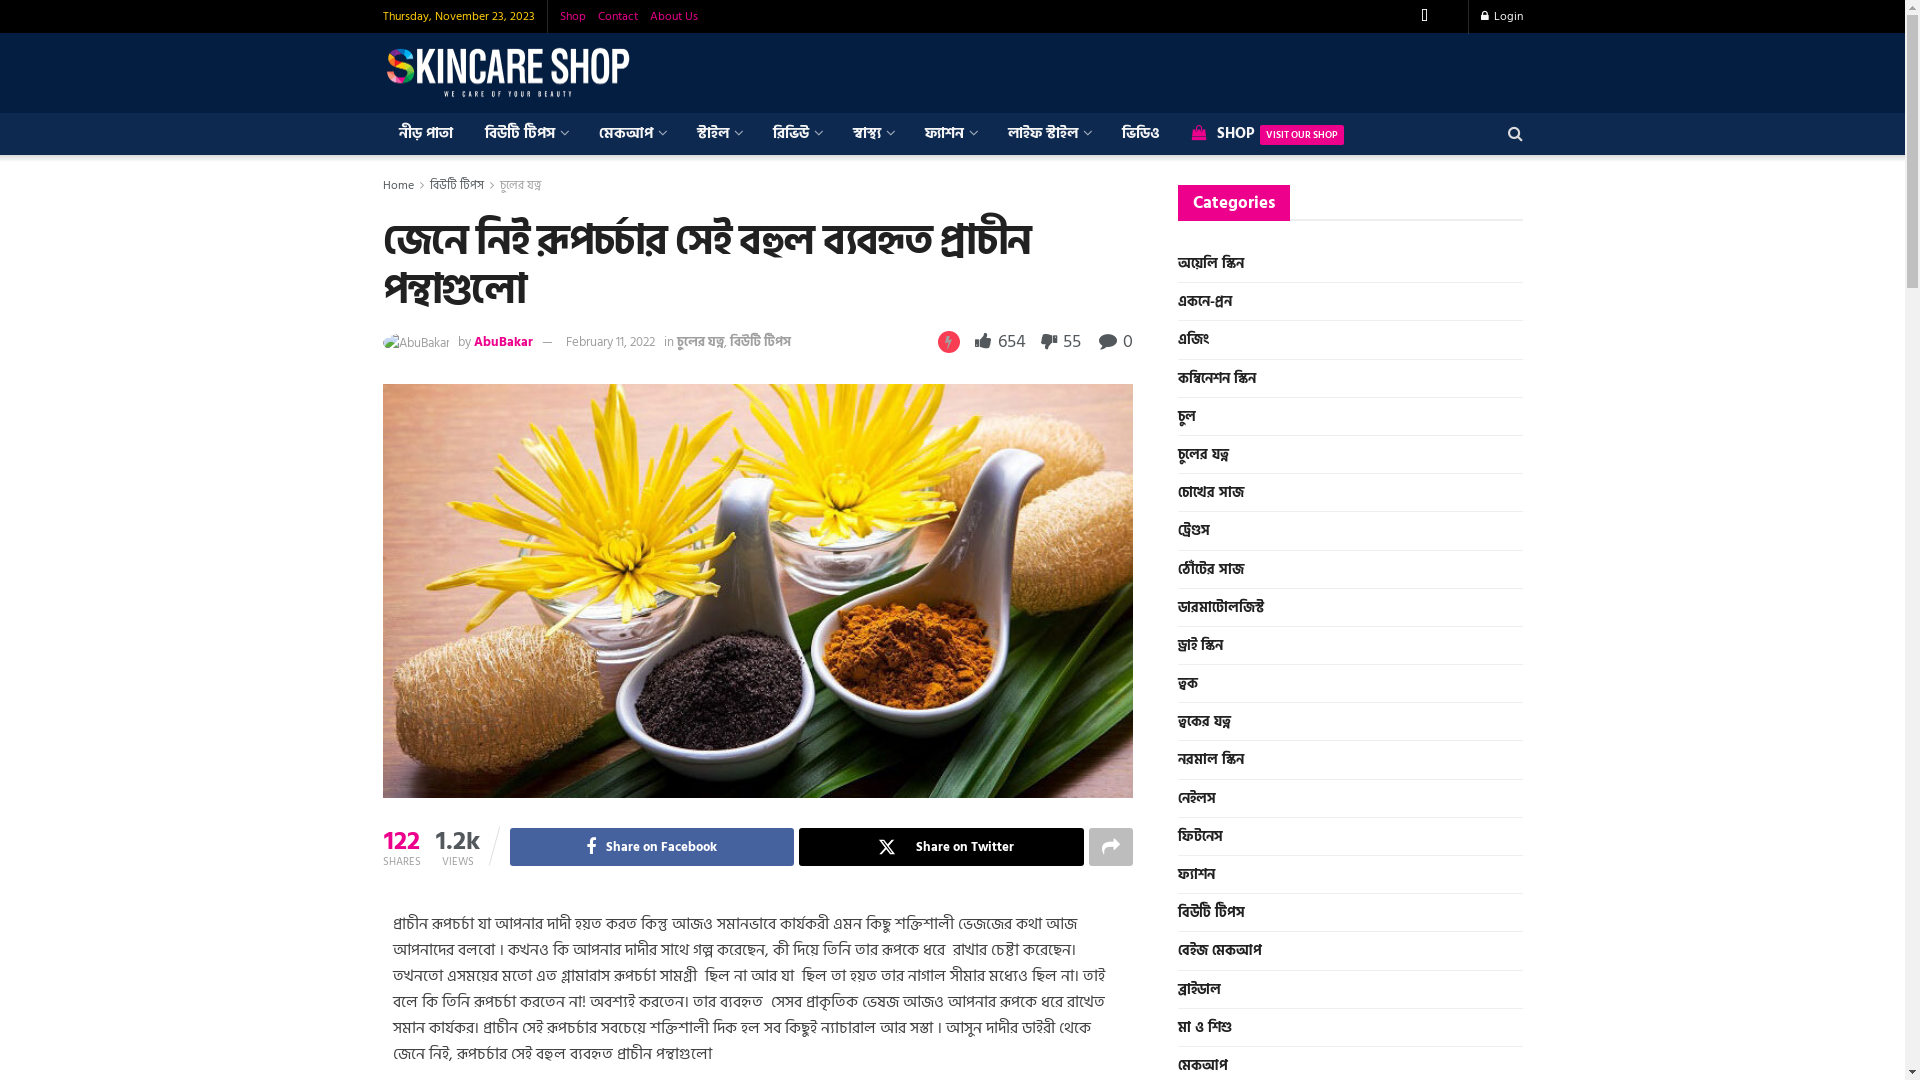 This screenshot has width=1920, height=1080. I want to click on 'Contact', so click(617, 16).